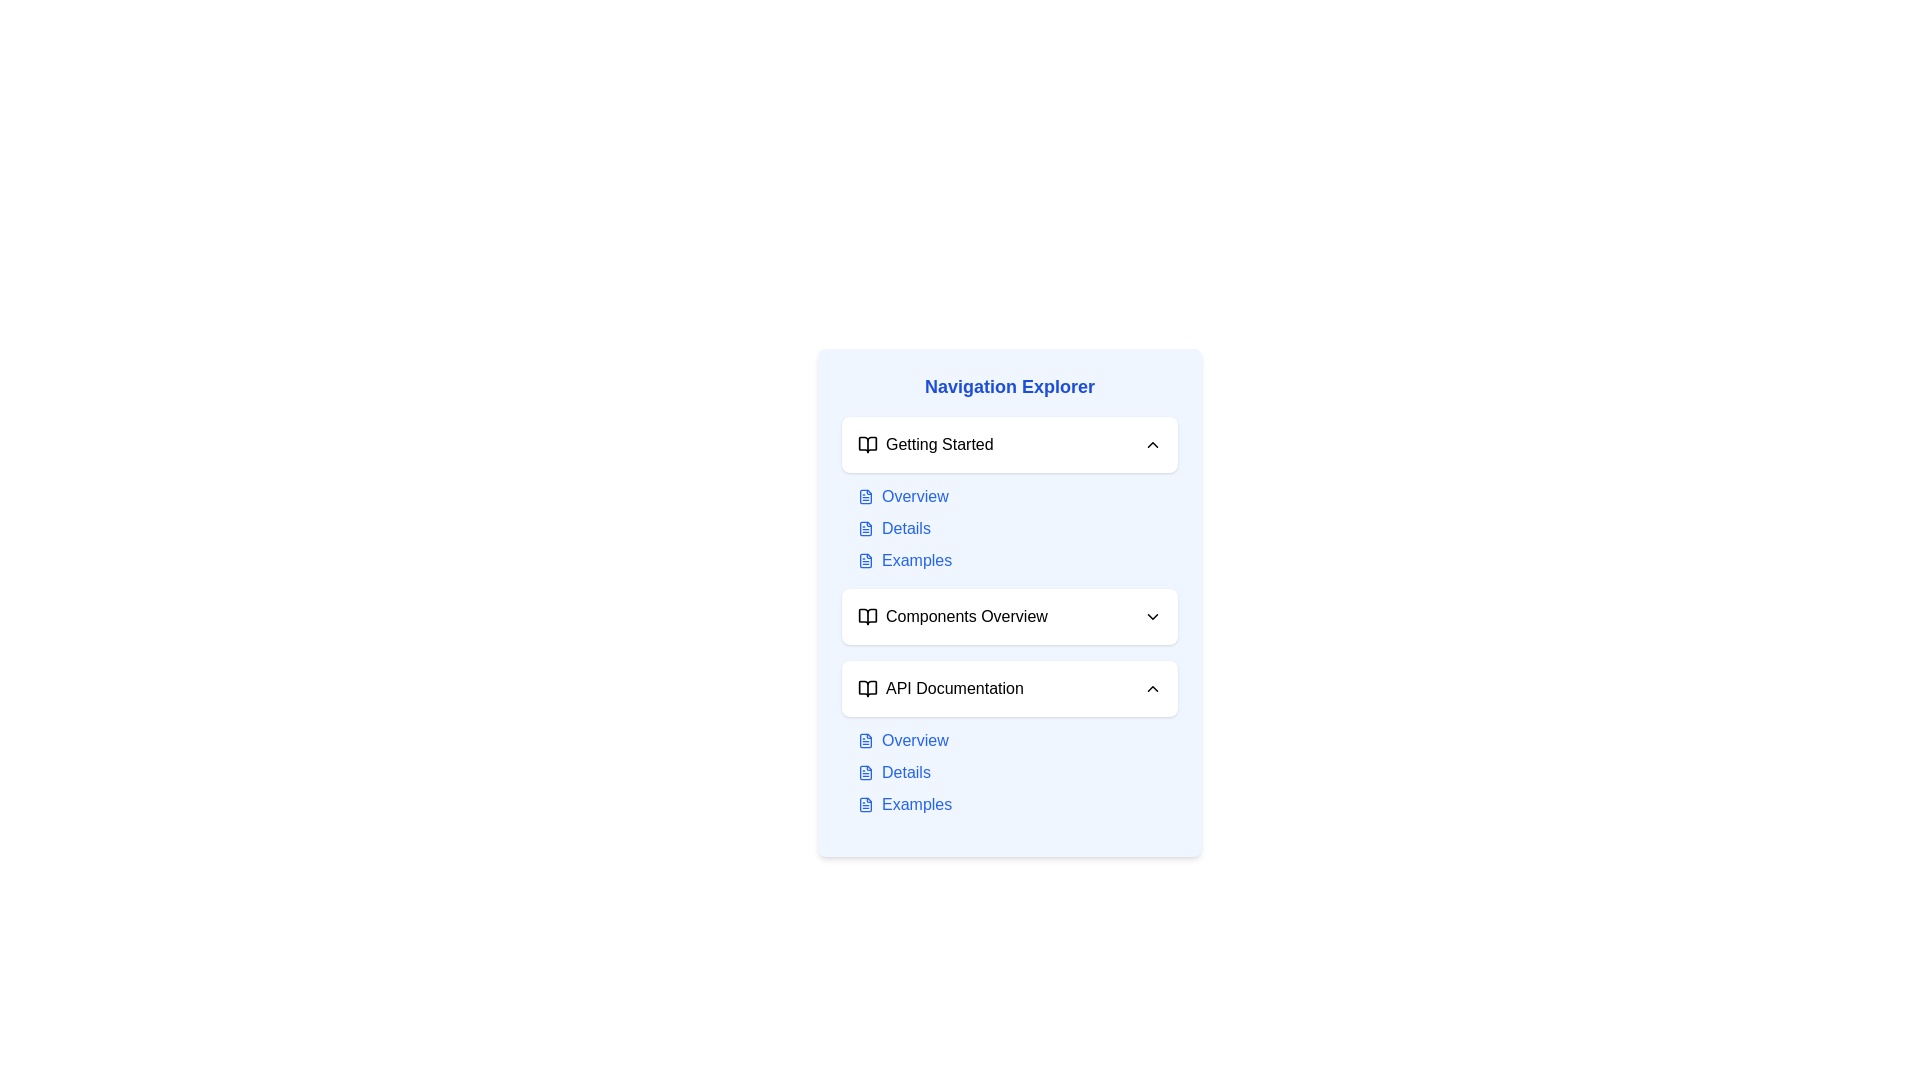 The image size is (1920, 1080). I want to click on the open book icon, which is the first icon in the navigation list and is located immediately to the left of the 'Getting Started' section header, so click(868, 443).